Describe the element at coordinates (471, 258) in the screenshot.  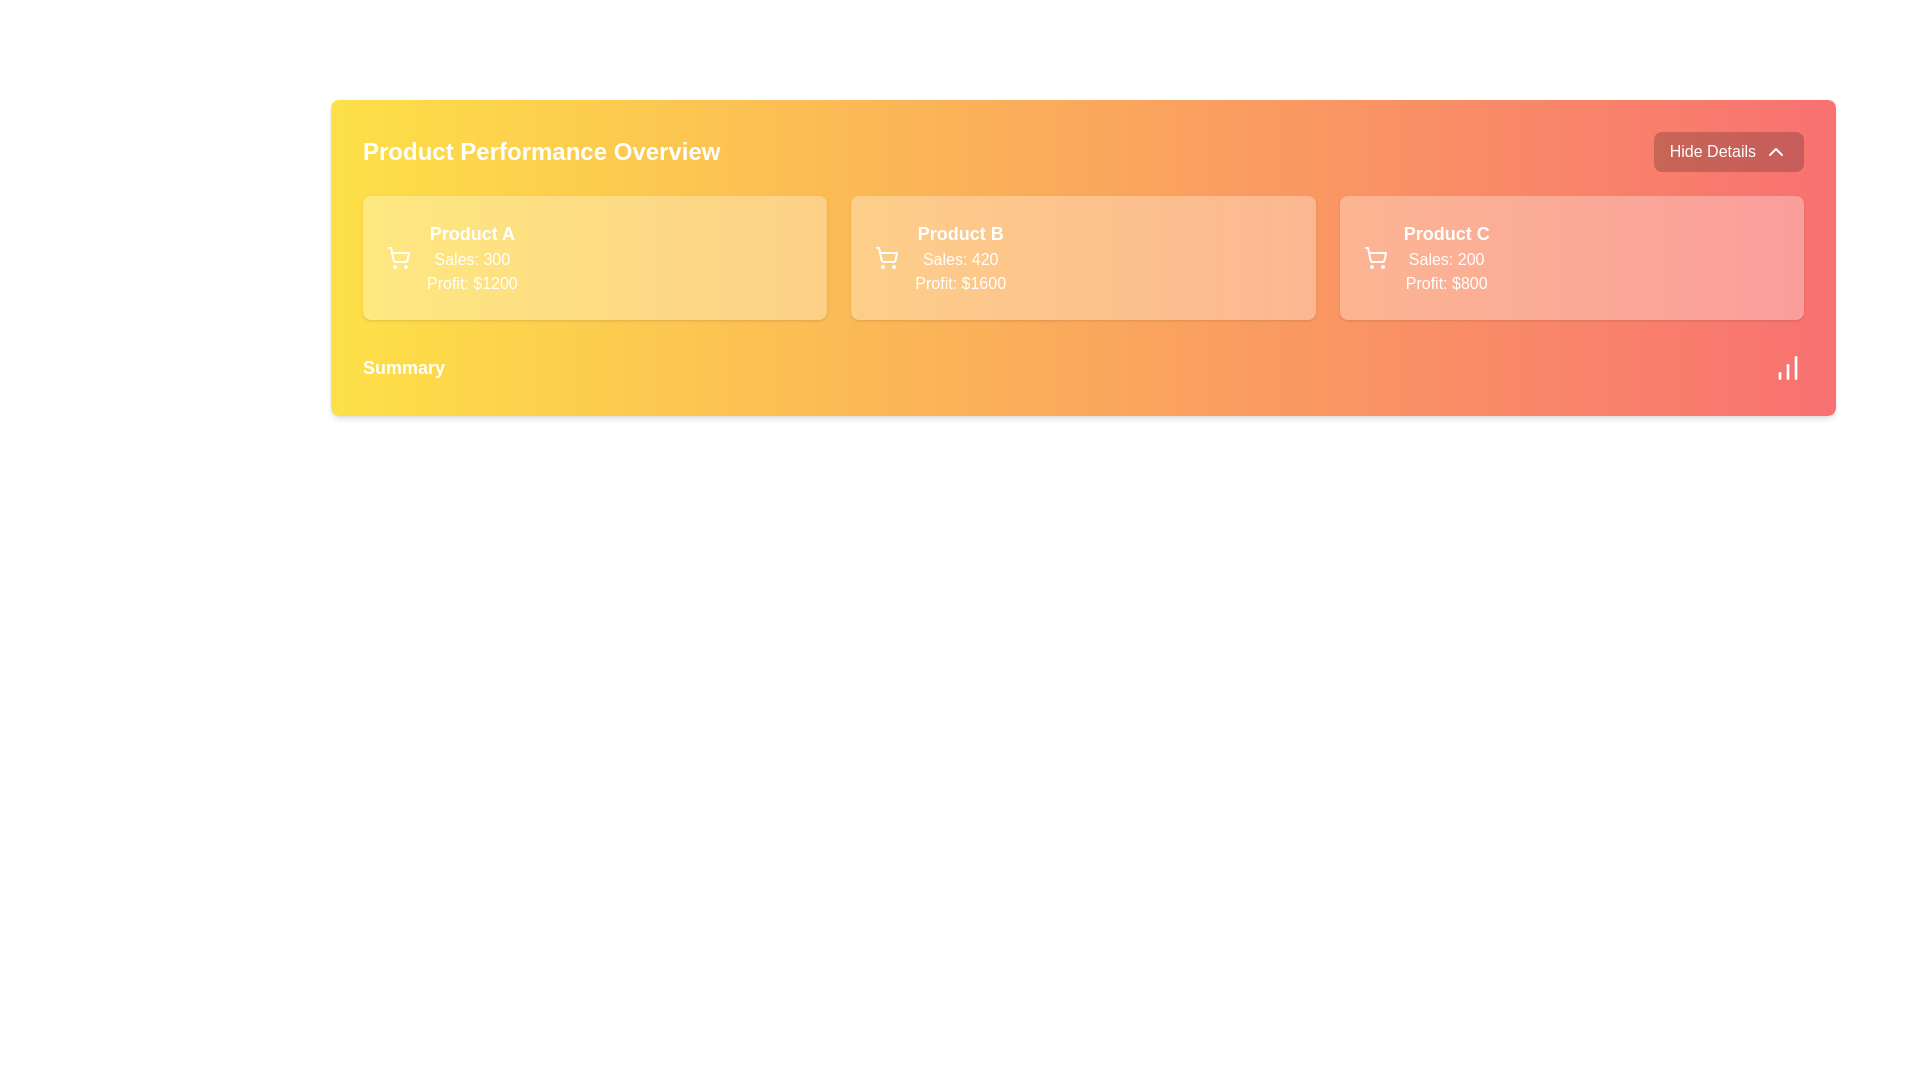
I see `the text label displaying 'Sales: 300' which is positioned beneath 'Product A' and above 'Profit: $1200', on a yellow background` at that location.